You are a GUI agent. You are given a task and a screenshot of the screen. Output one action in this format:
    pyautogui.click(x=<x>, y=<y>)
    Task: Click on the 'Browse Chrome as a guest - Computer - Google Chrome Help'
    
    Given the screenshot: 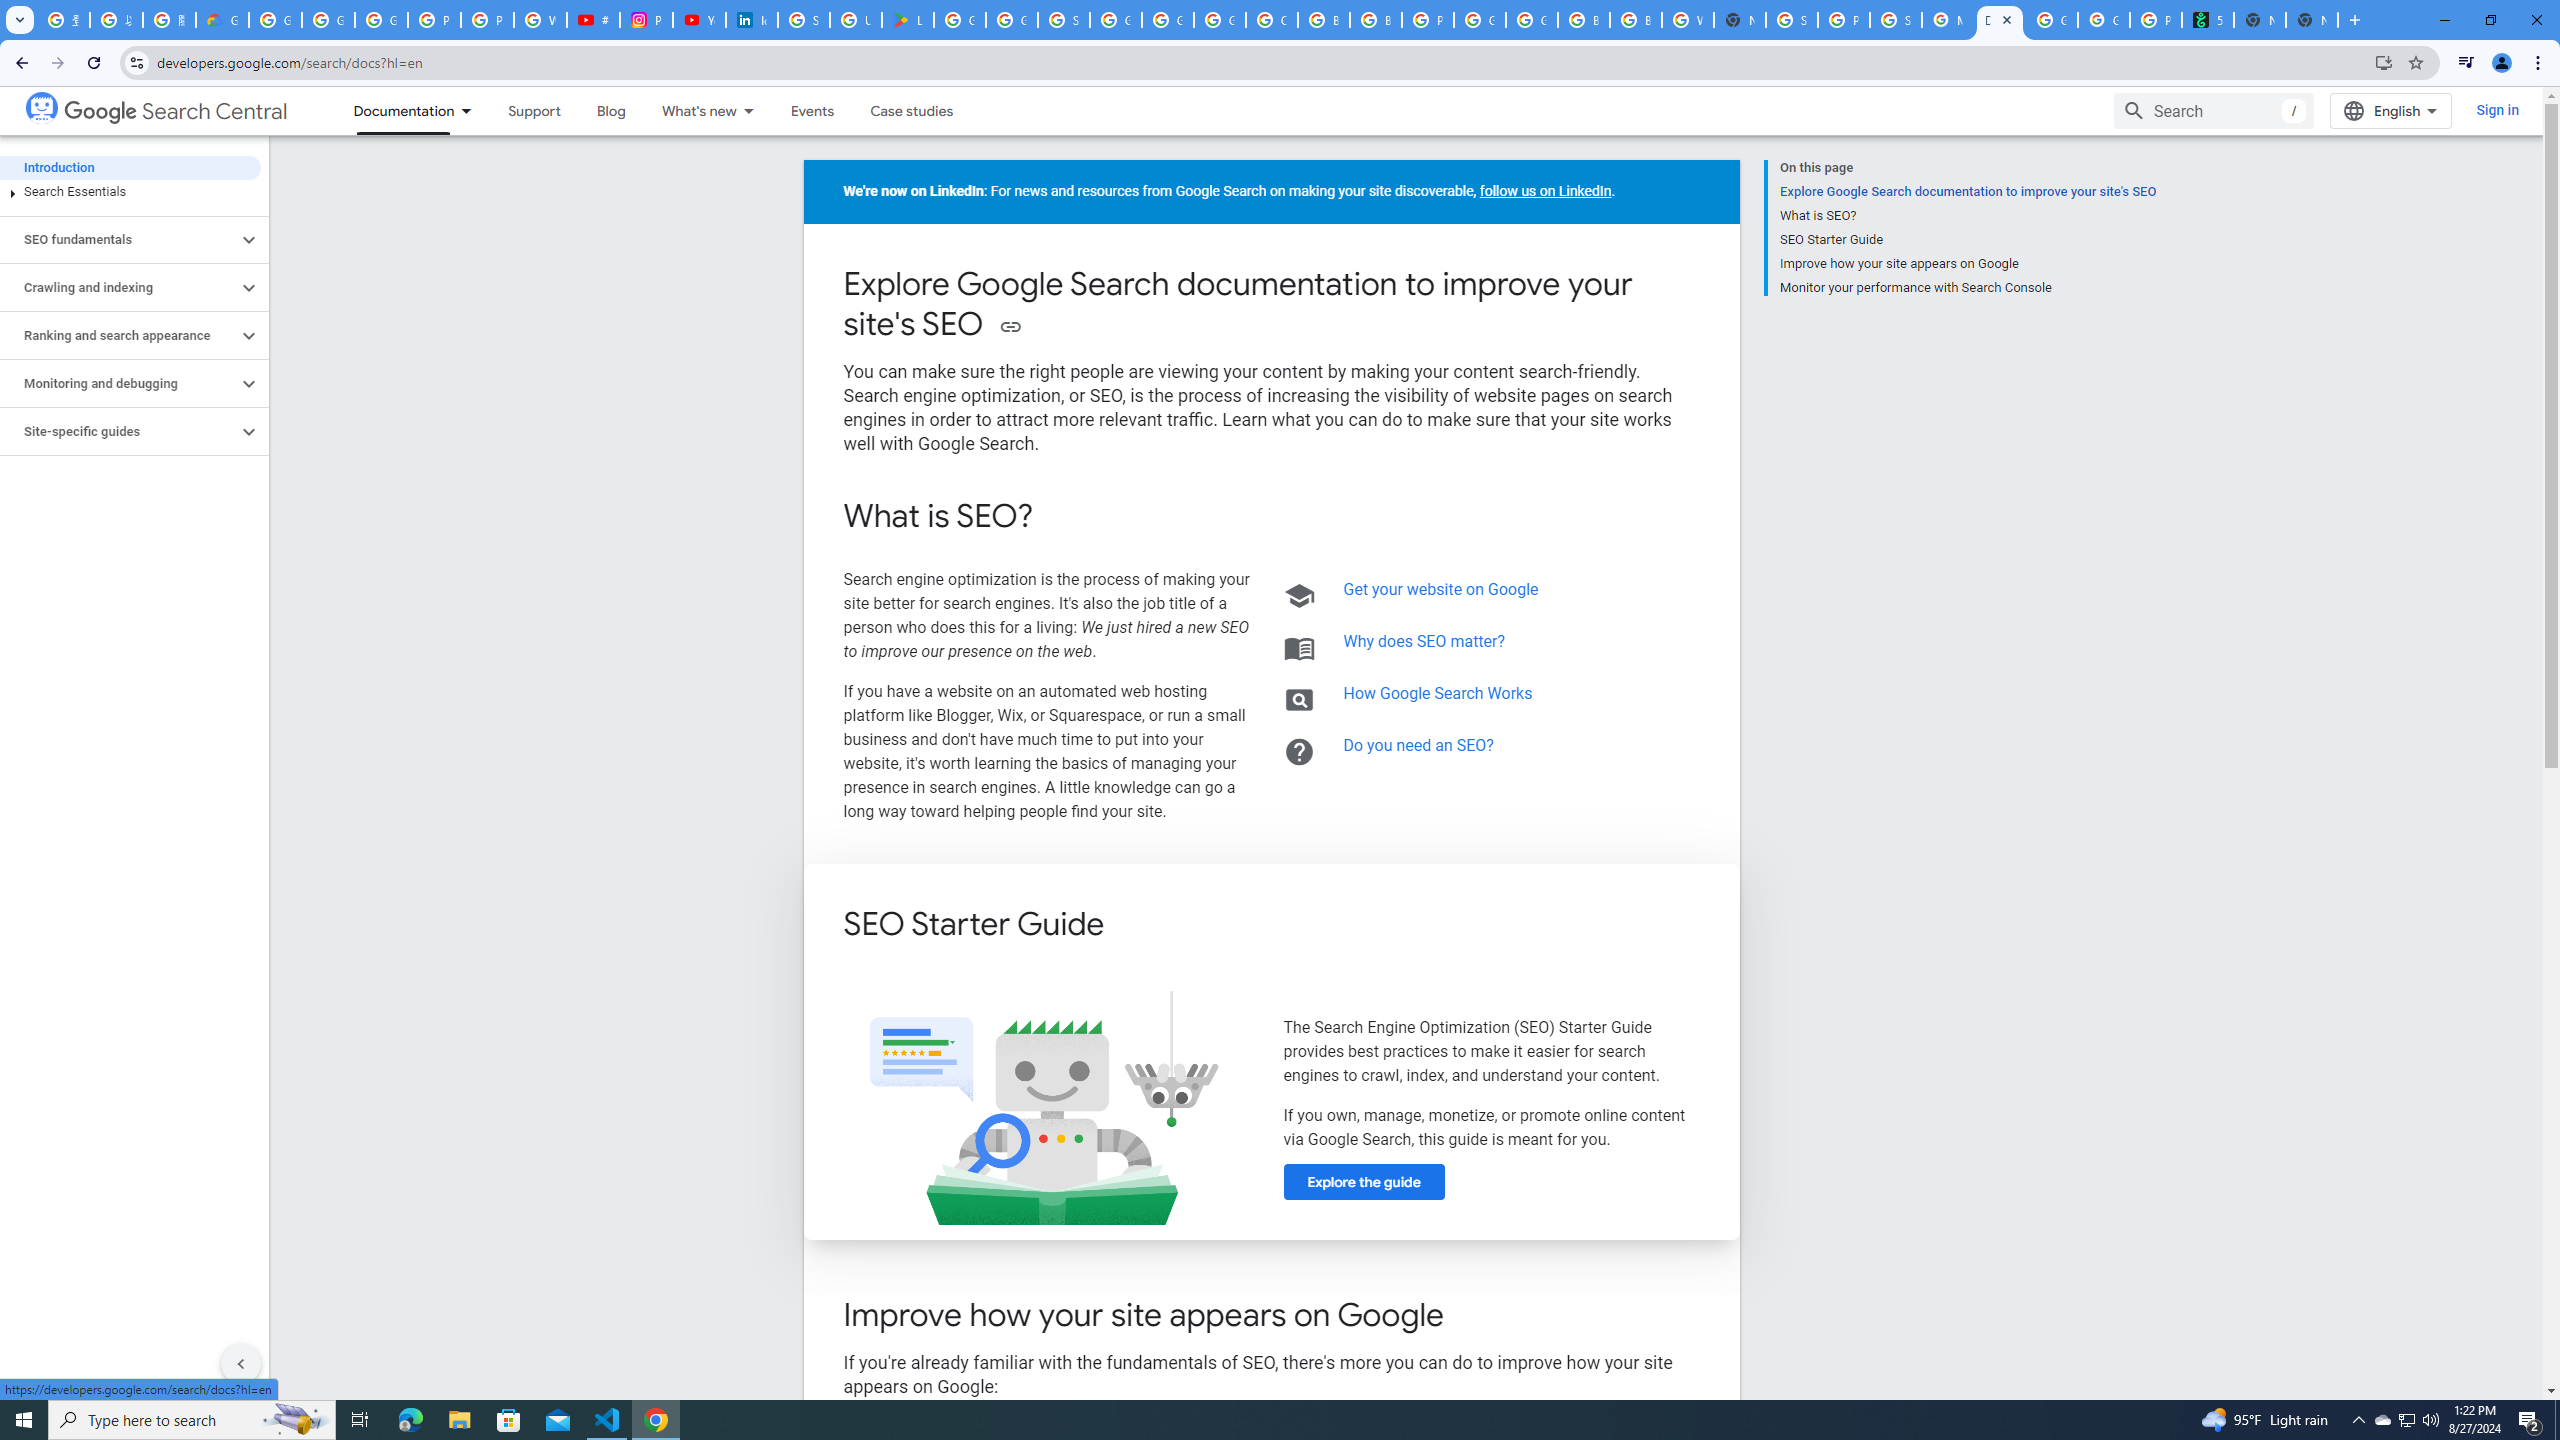 What is the action you would take?
    pyautogui.click(x=1582, y=19)
    